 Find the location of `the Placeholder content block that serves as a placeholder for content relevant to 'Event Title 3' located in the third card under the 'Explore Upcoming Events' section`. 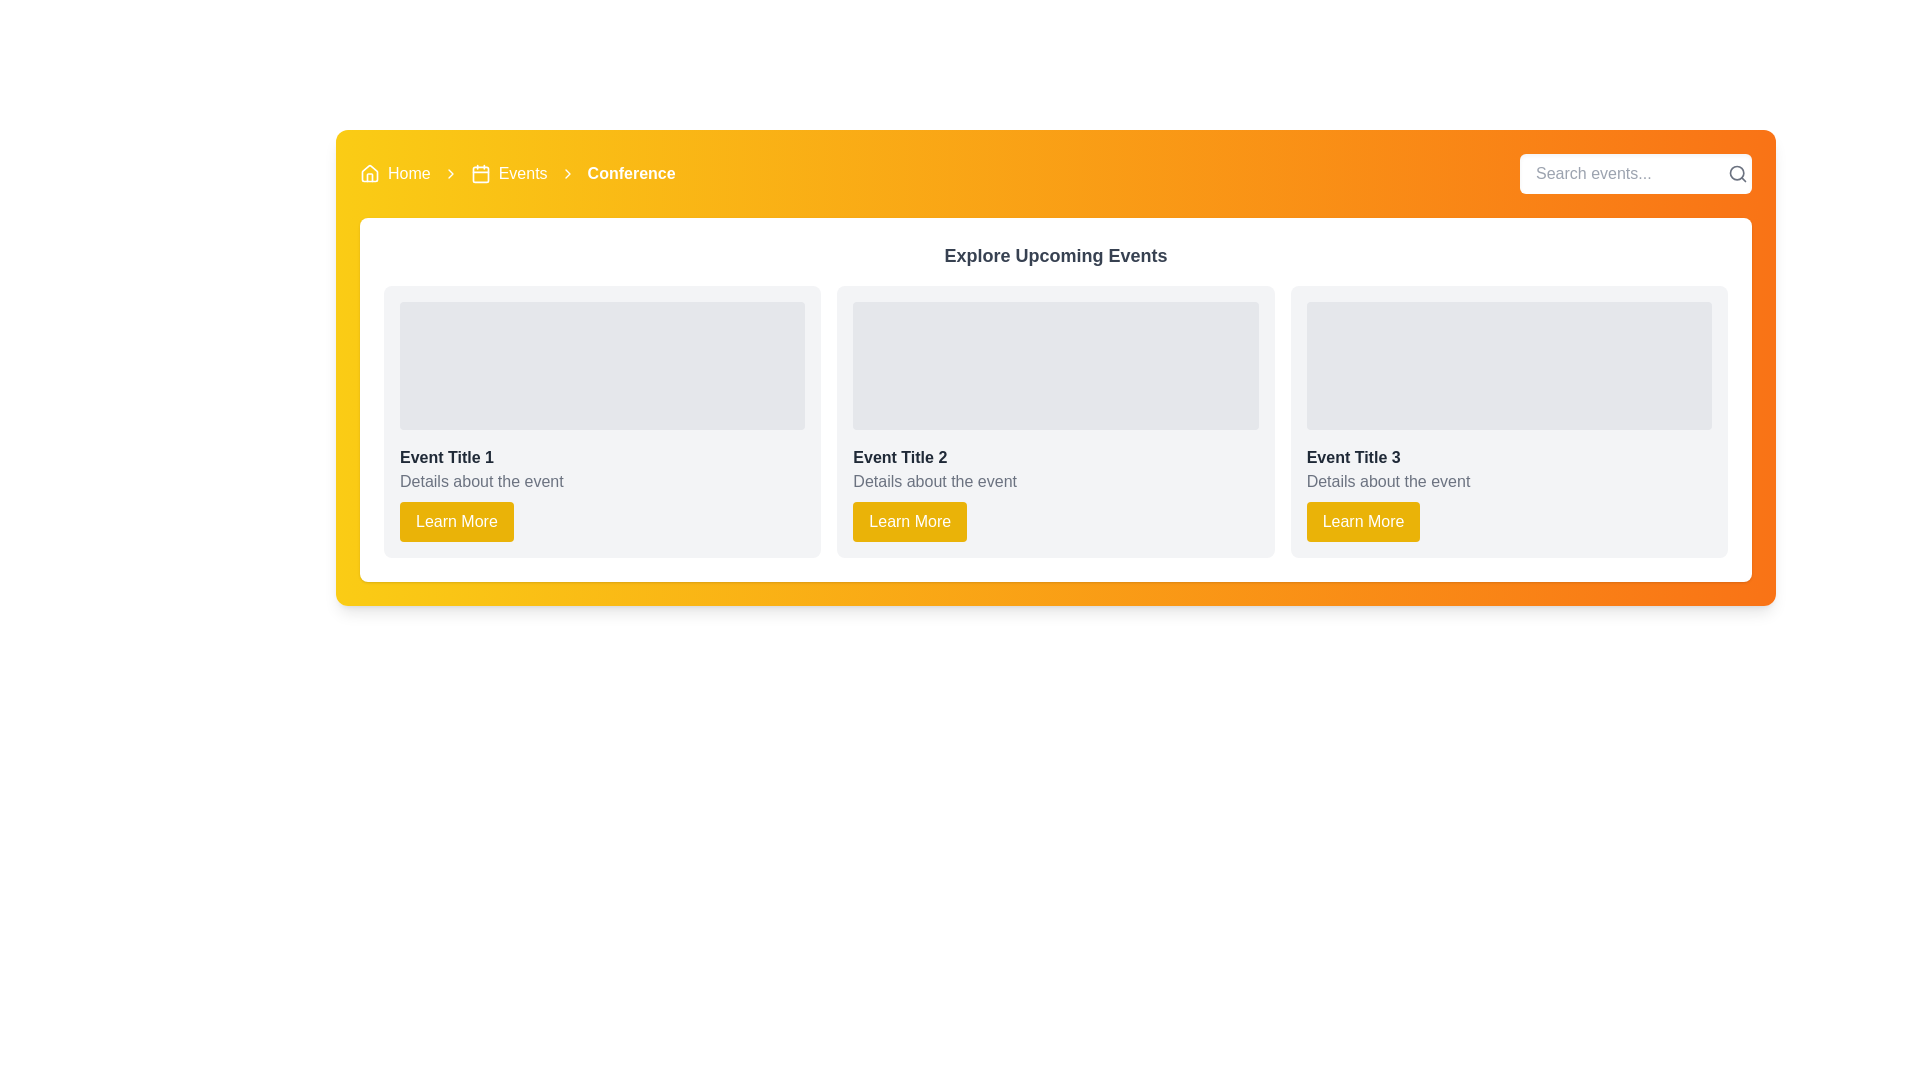

the Placeholder content block that serves as a placeholder for content relevant to 'Event Title 3' located in the third card under the 'Explore Upcoming Events' section is located at coordinates (1509, 366).